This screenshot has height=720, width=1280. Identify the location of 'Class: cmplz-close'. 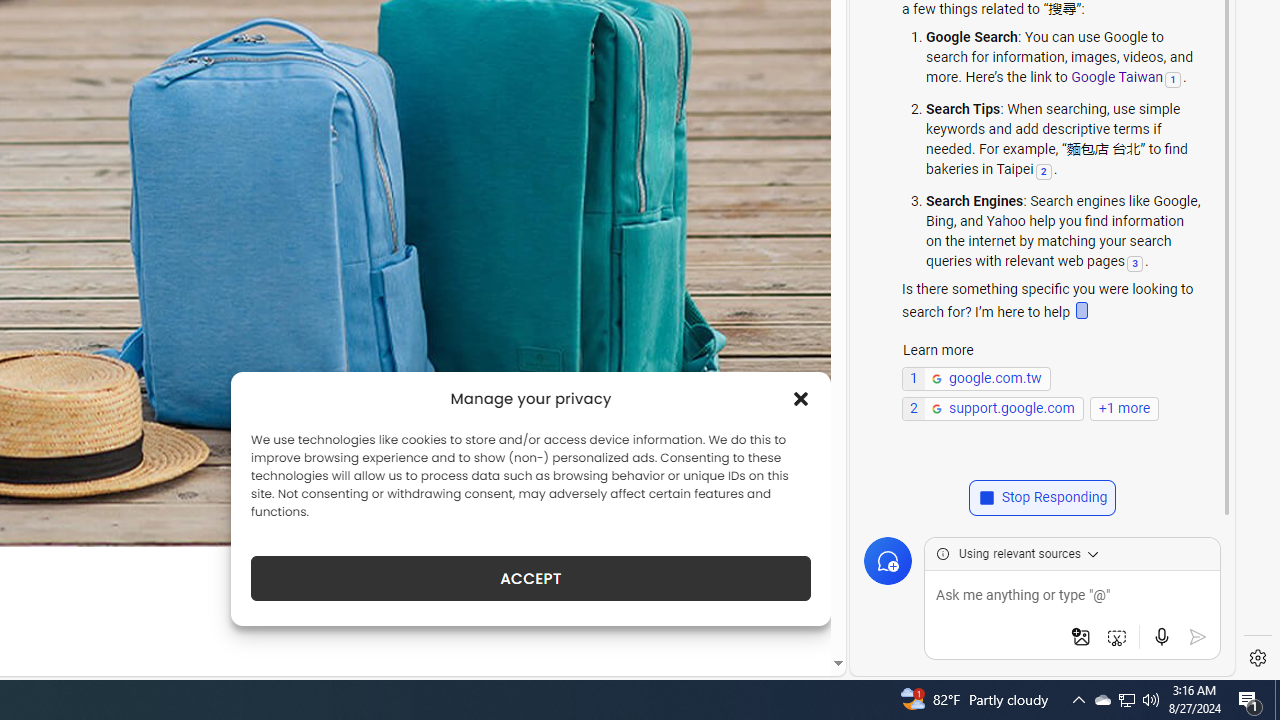
(801, 398).